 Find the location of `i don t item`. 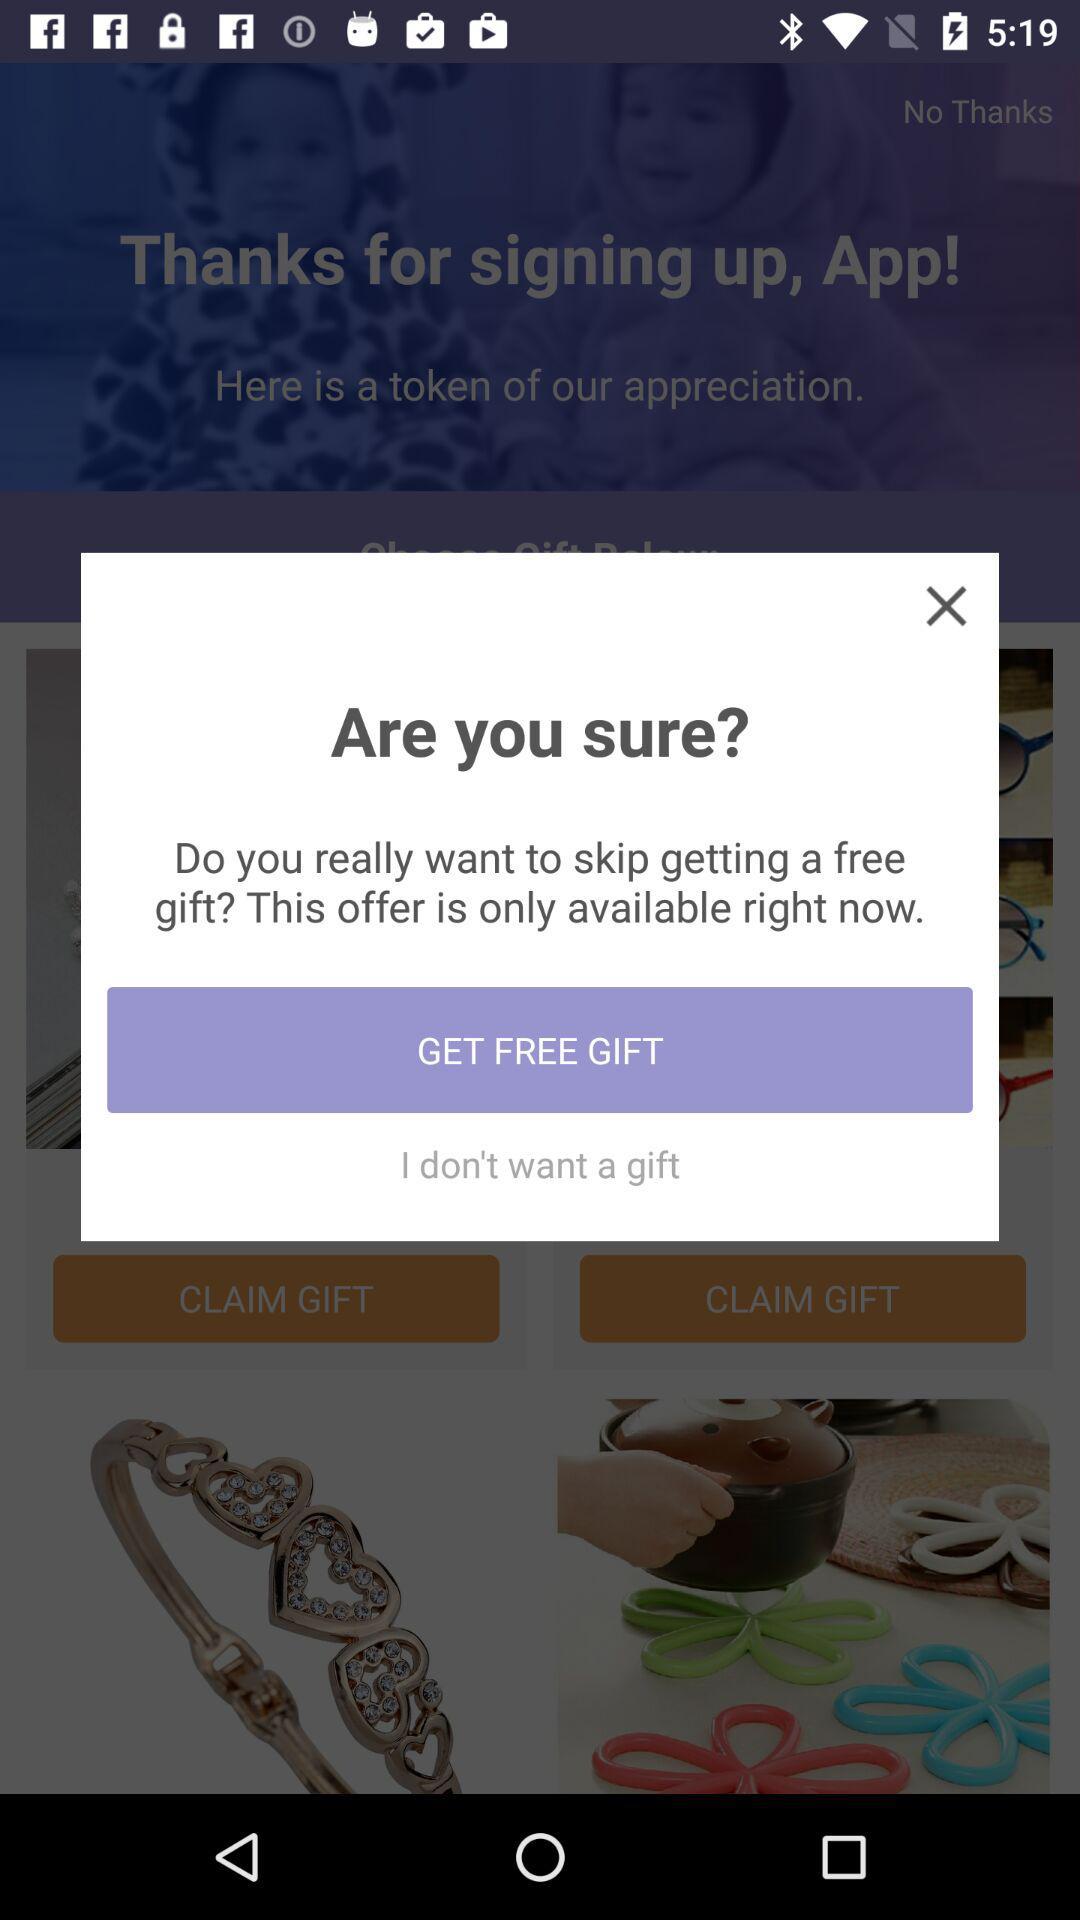

i don t item is located at coordinates (540, 1163).